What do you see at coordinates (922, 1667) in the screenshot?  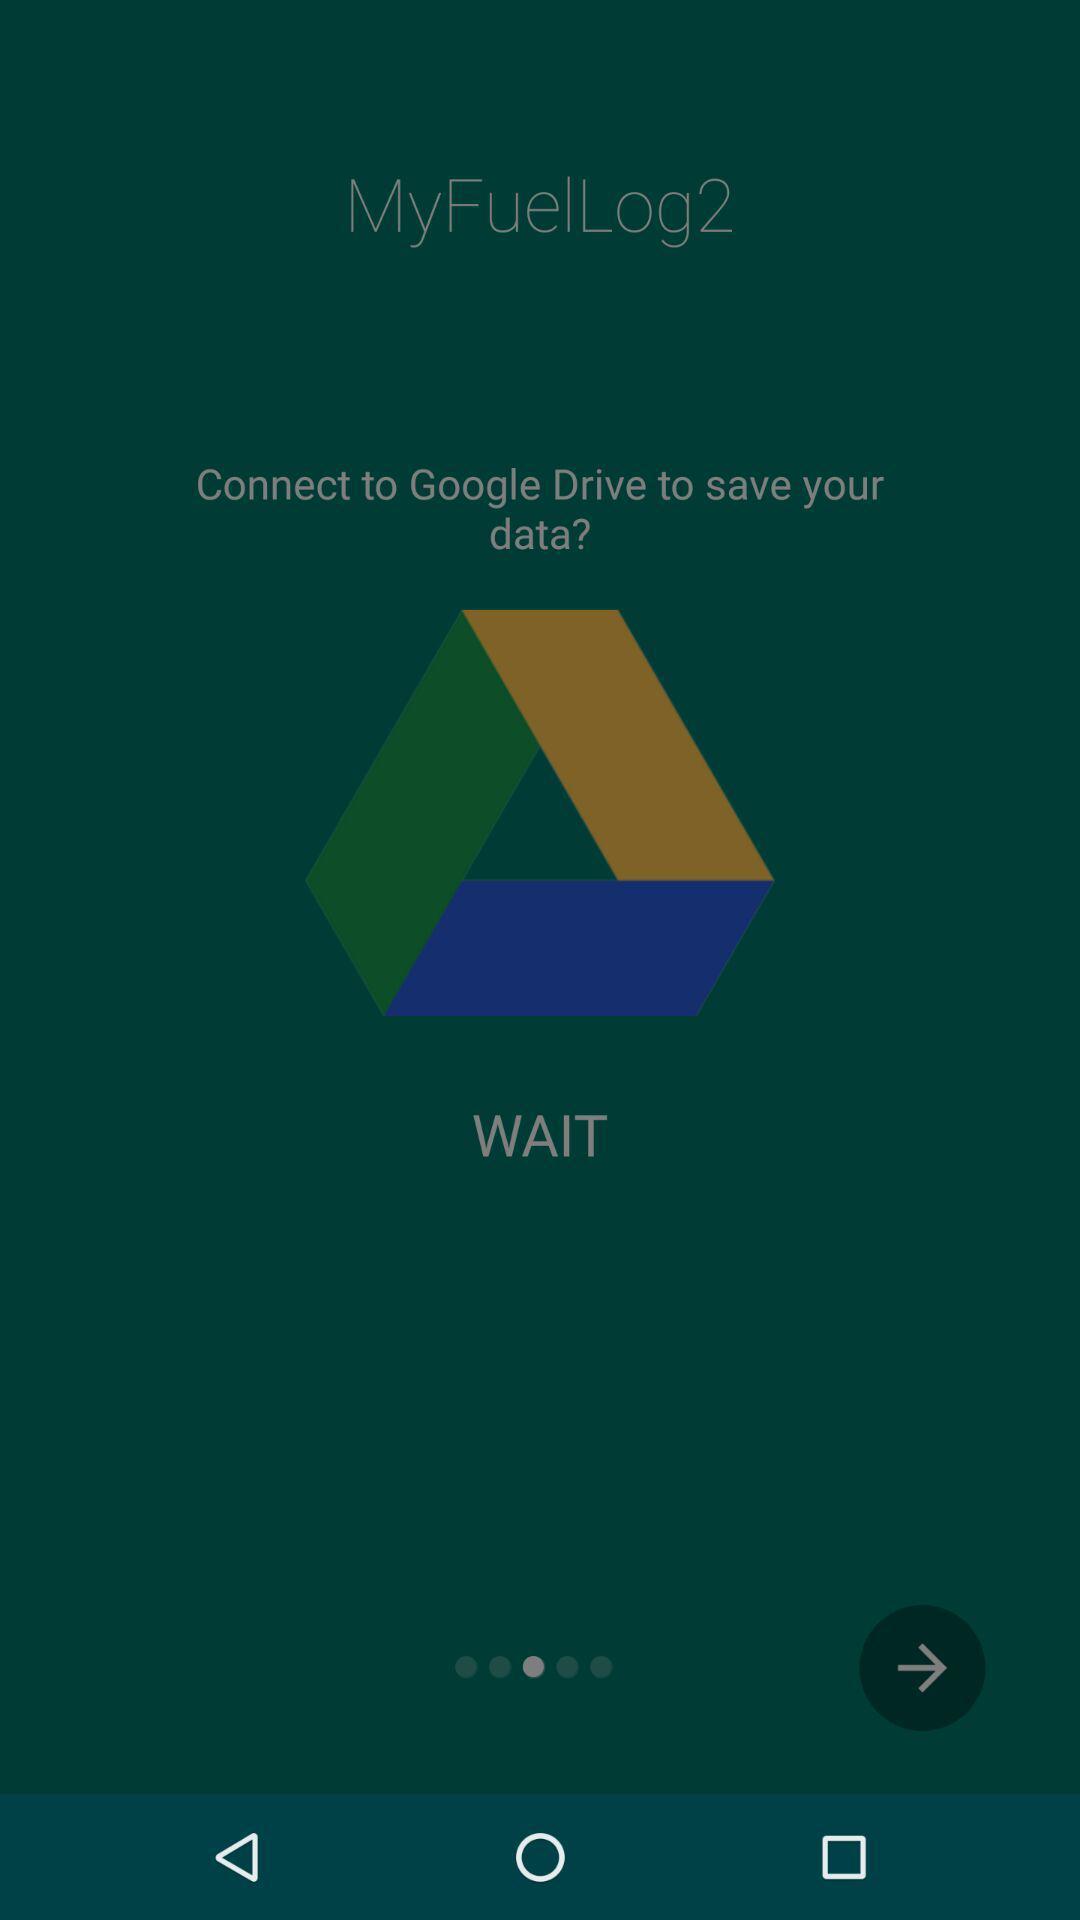 I see `the arrow_forward icon` at bounding box center [922, 1667].